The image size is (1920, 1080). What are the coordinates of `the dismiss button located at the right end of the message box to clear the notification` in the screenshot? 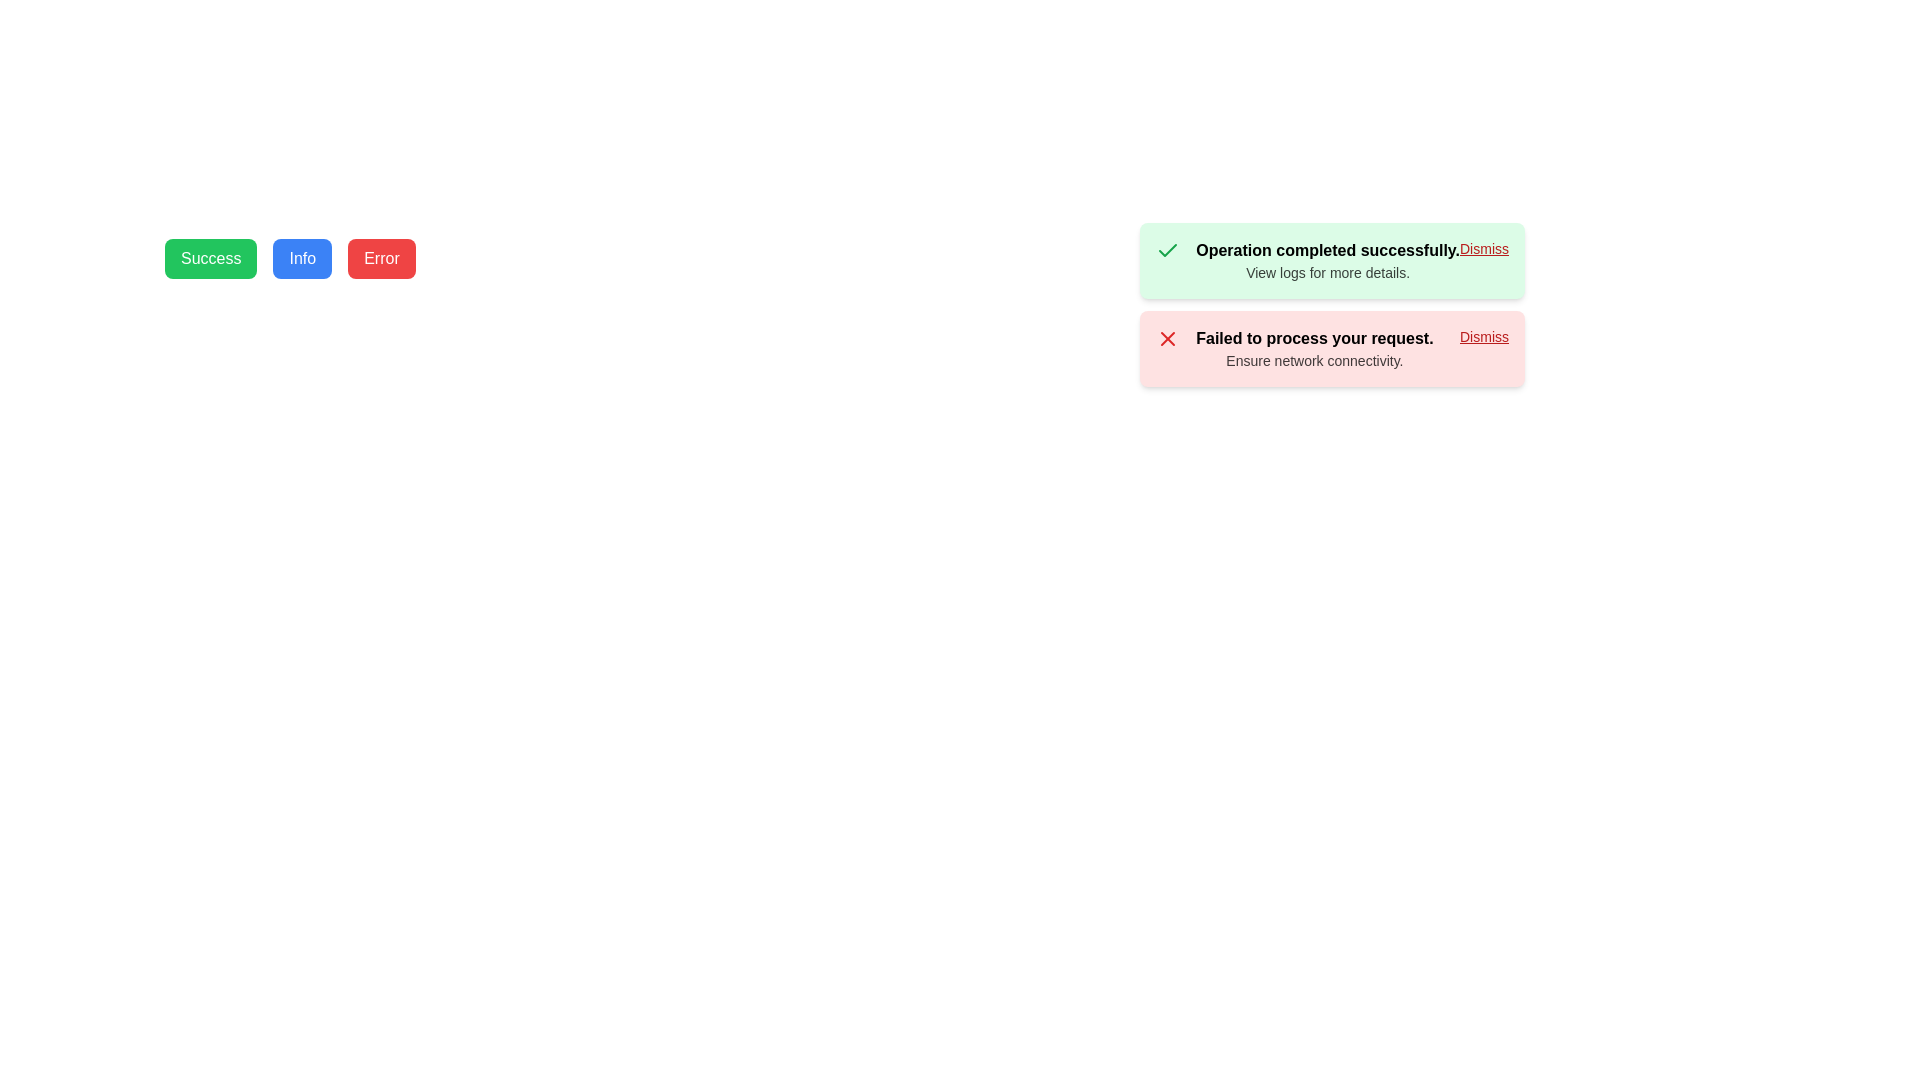 It's located at (1484, 335).